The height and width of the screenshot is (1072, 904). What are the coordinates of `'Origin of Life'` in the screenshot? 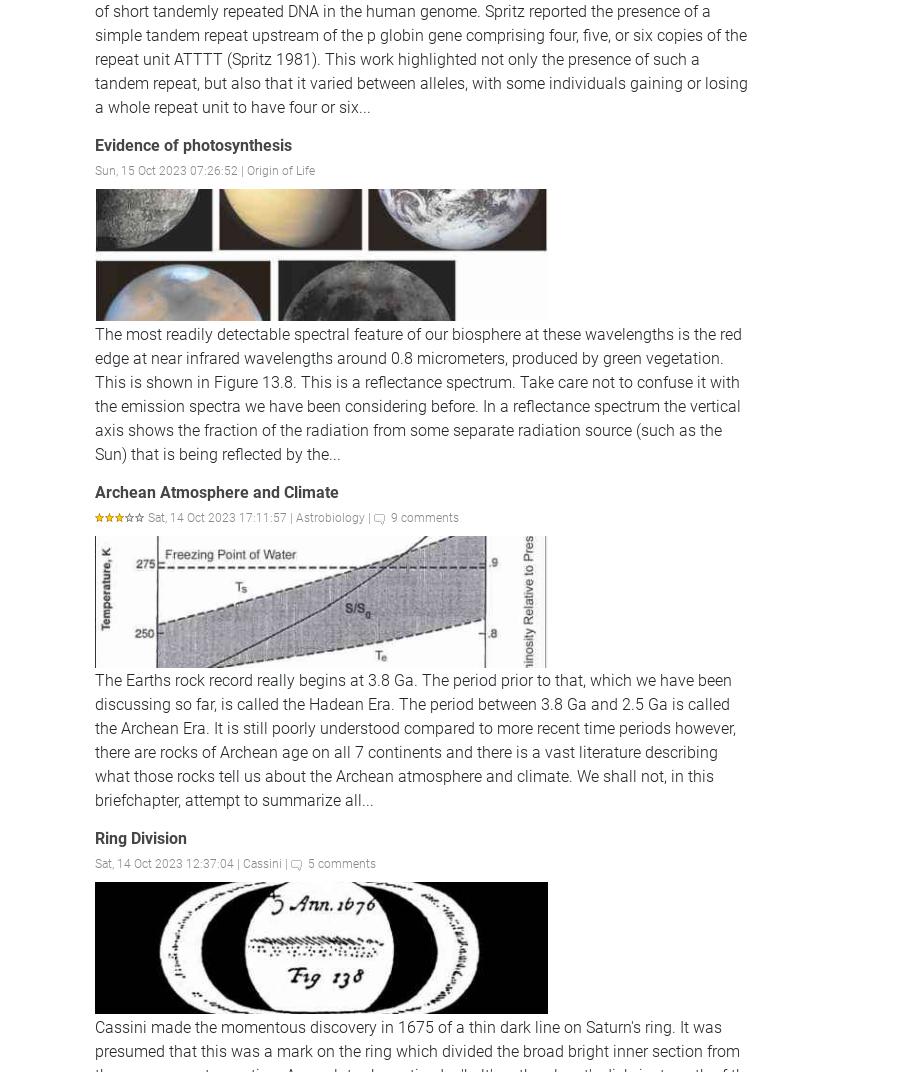 It's located at (279, 169).